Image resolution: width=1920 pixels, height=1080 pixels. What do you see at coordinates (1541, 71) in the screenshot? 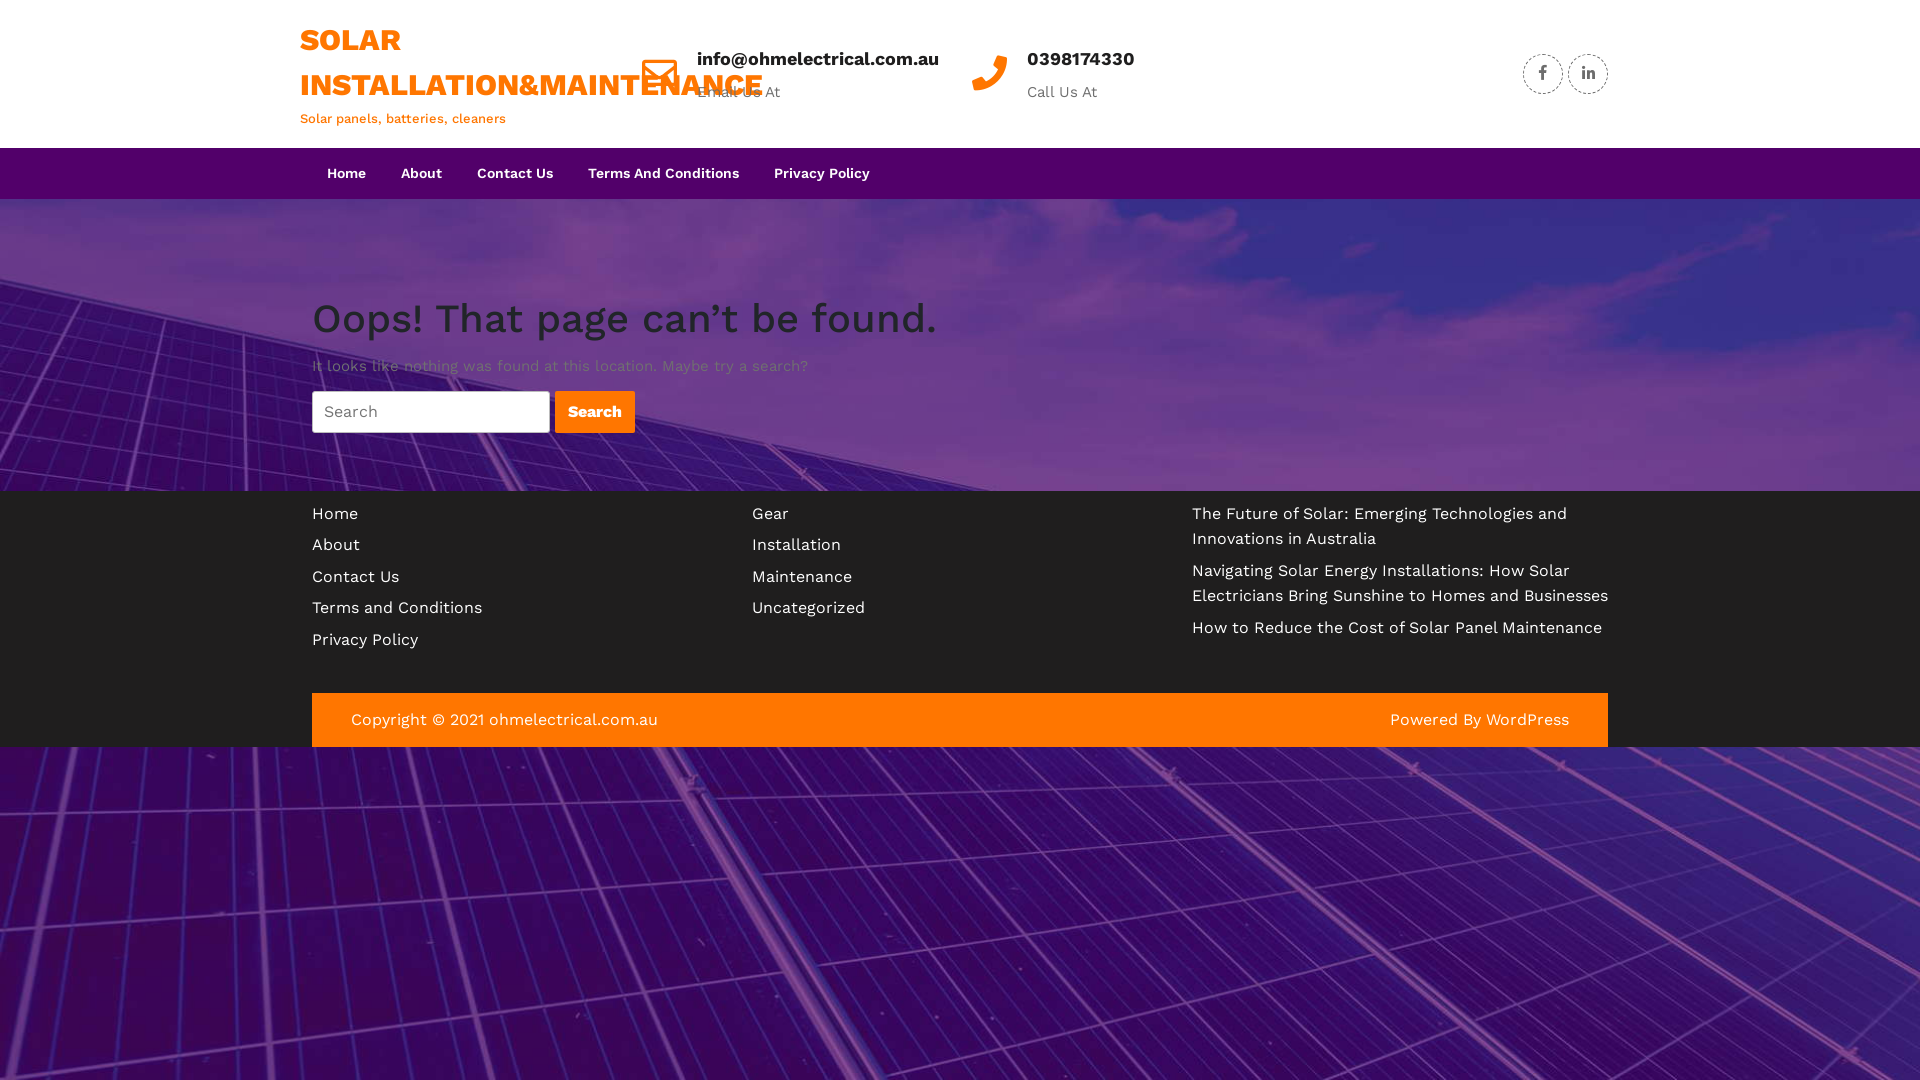
I see `'Facebook'` at bounding box center [1541, 71].